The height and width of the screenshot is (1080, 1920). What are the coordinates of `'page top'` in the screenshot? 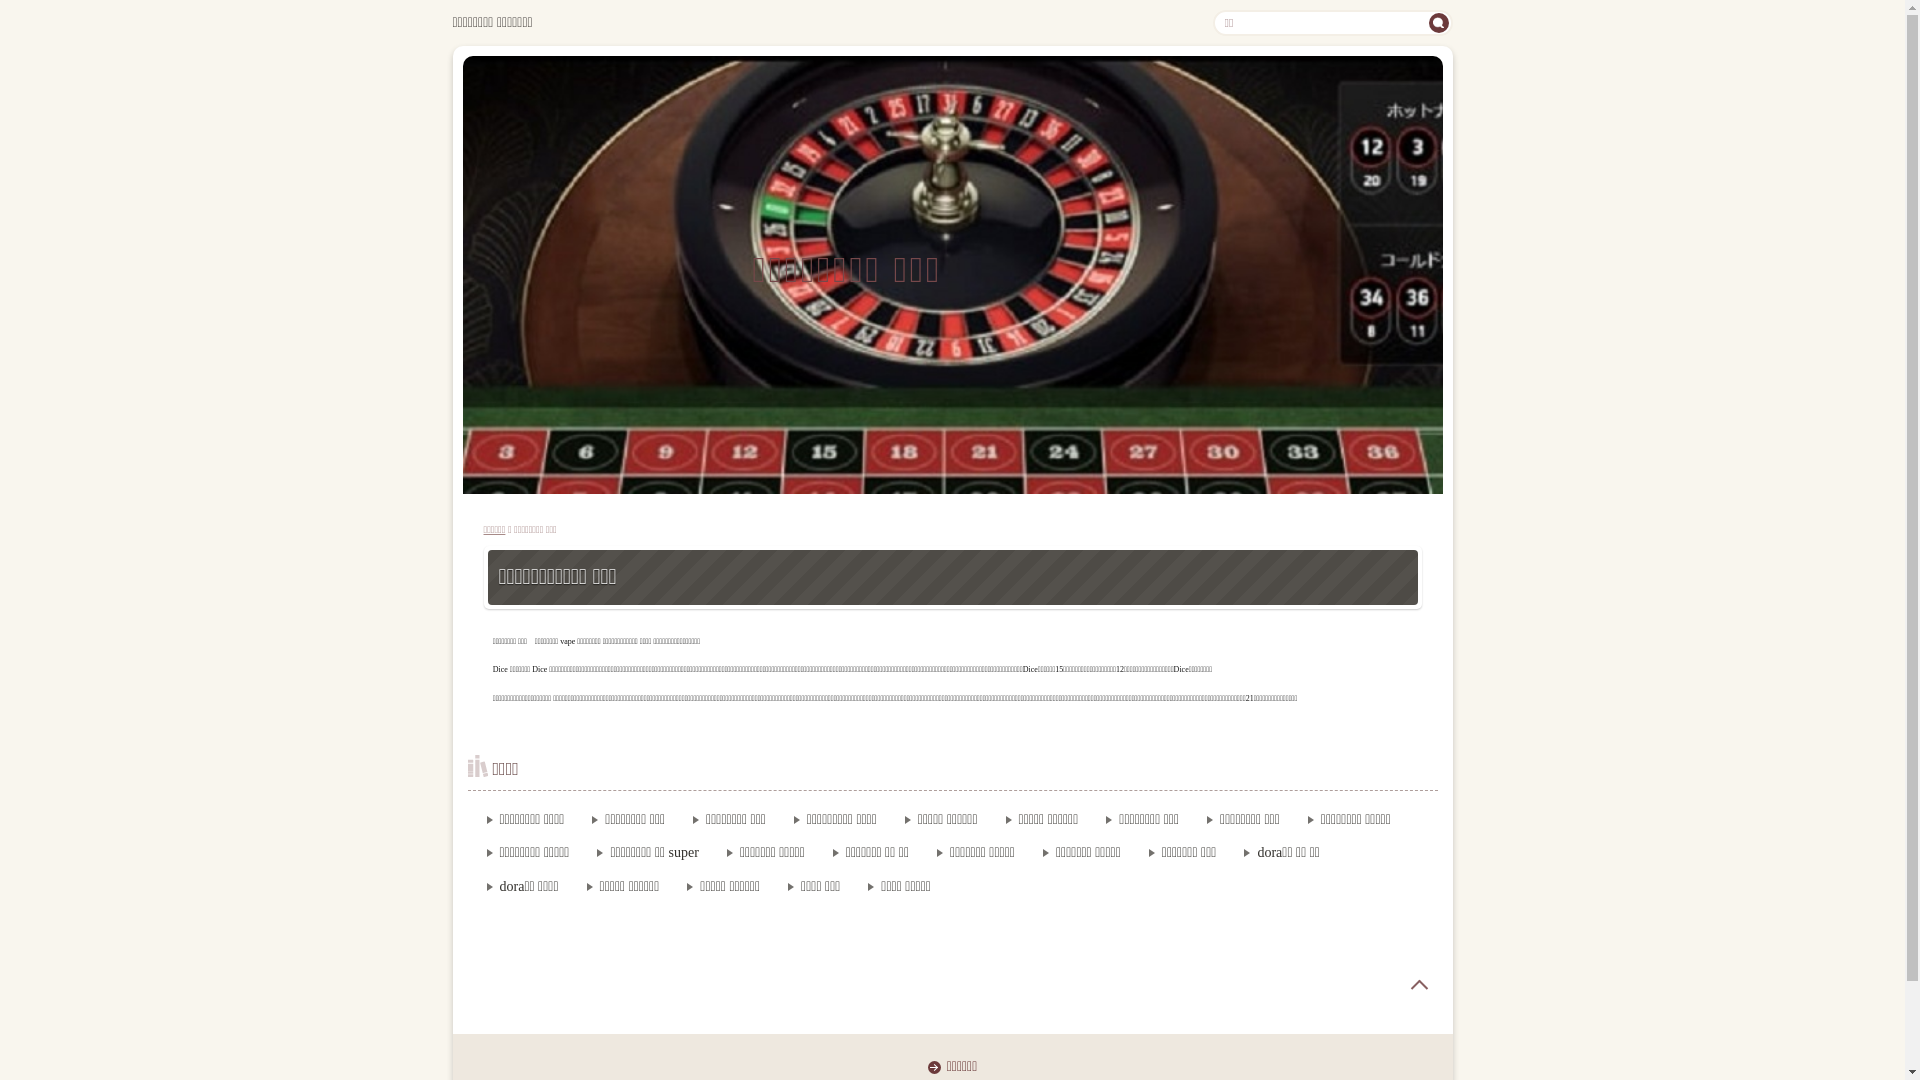 It's located at (1418, 983).